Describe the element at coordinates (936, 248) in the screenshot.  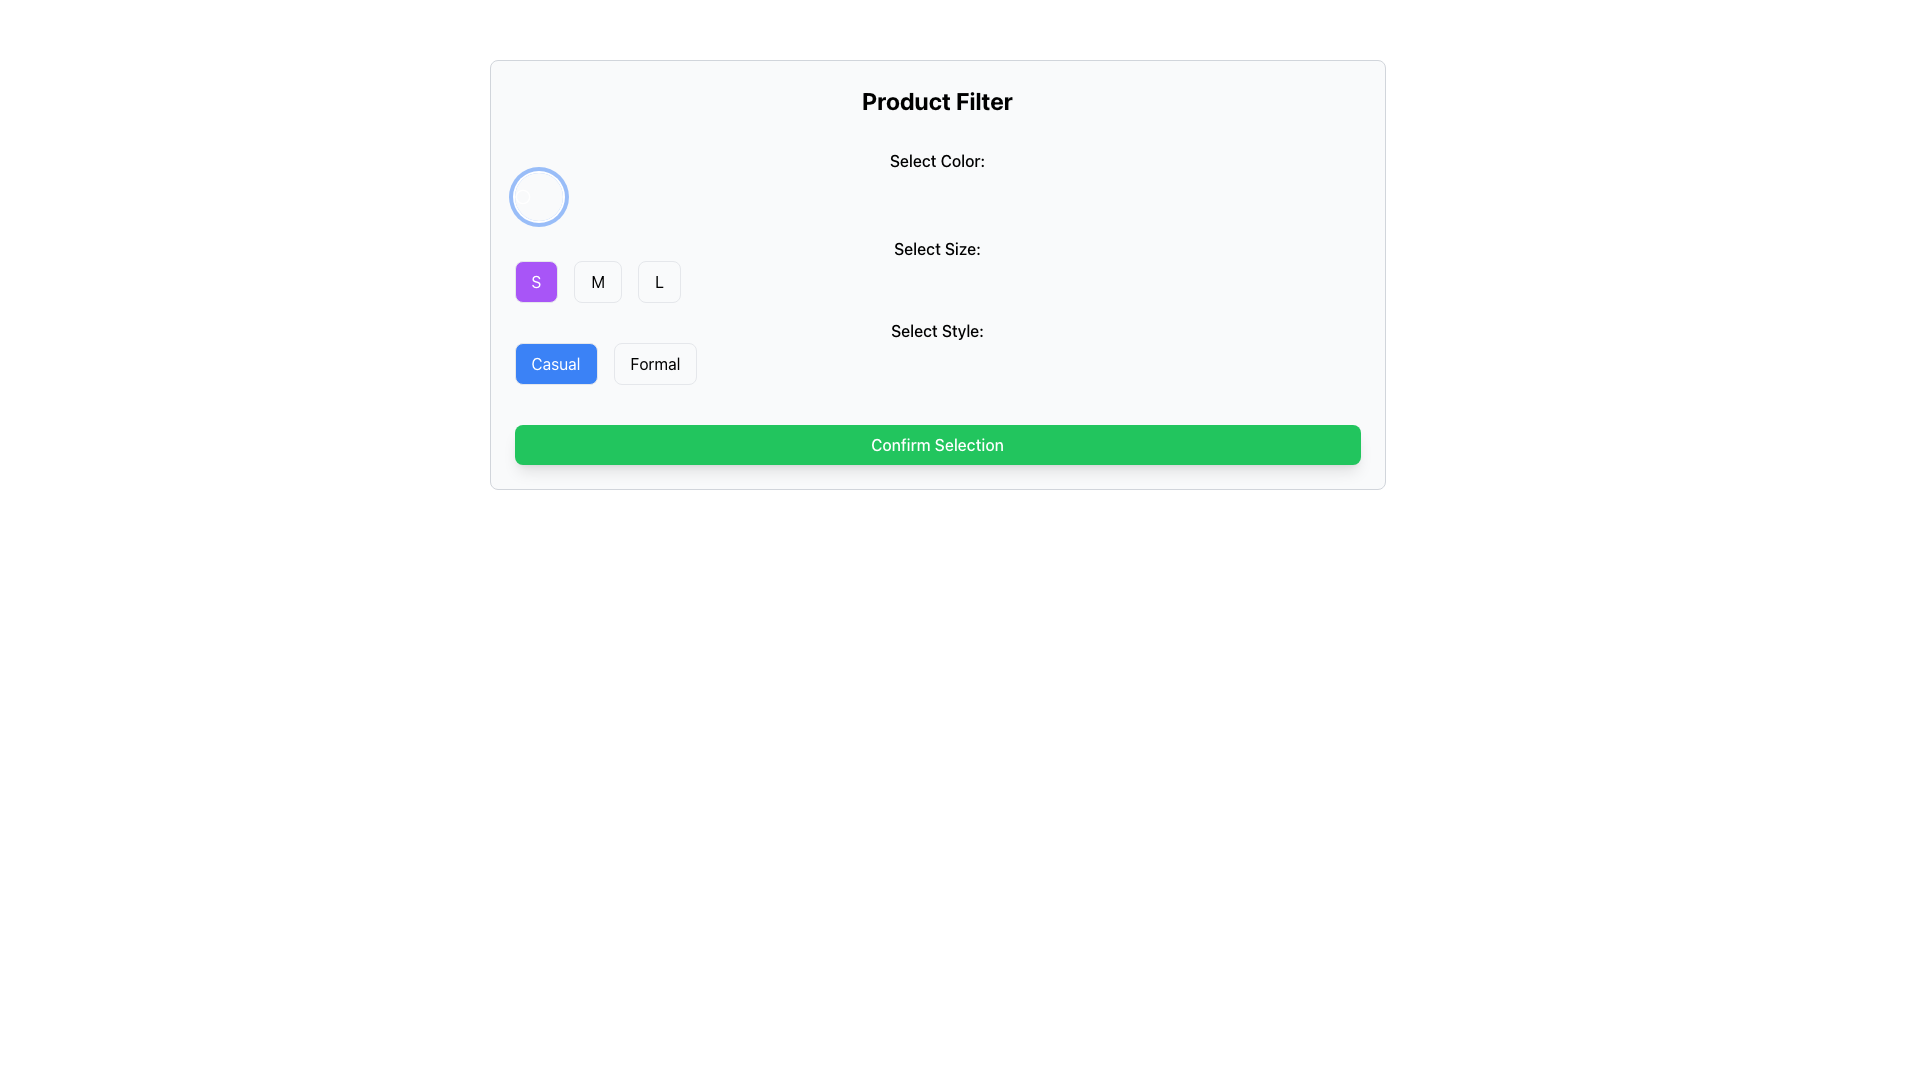
I see `the text label 'Select Size:' which is positioned above the size options buttons 'S', 'M', 'L'` at that location.